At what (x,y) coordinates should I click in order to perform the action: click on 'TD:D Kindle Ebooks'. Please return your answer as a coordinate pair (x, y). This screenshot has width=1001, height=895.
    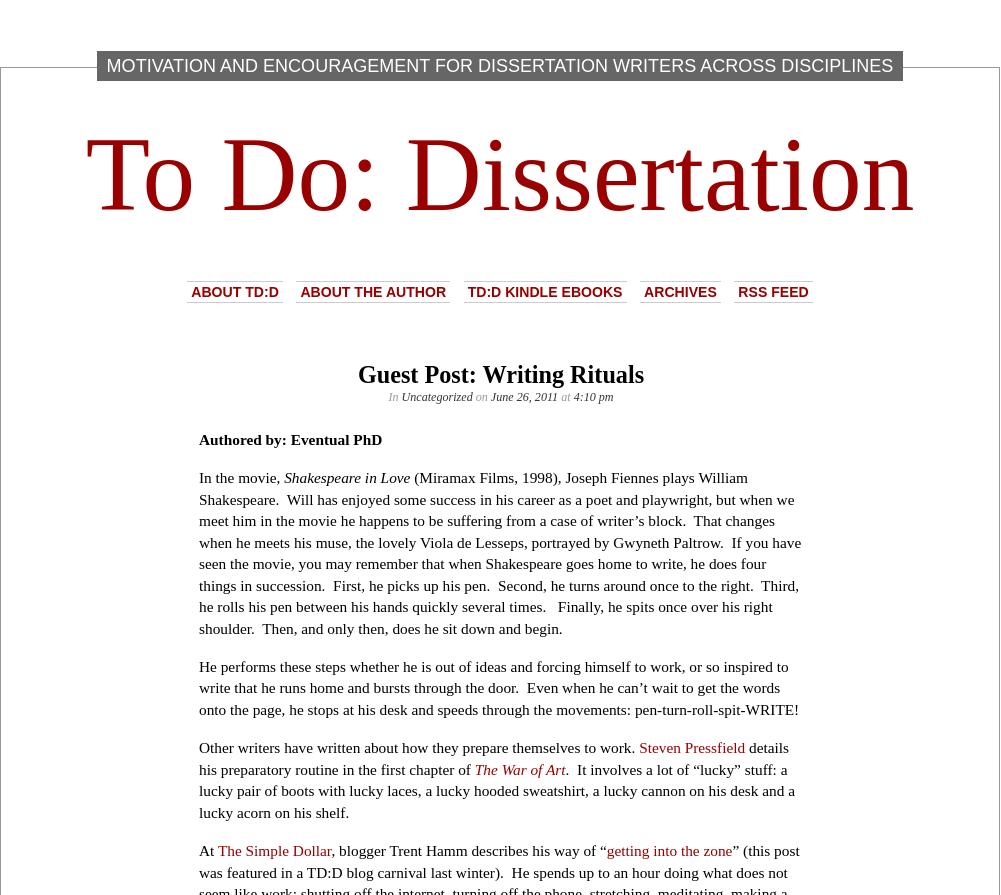
    Looking at the image, I should click on (466, 290).